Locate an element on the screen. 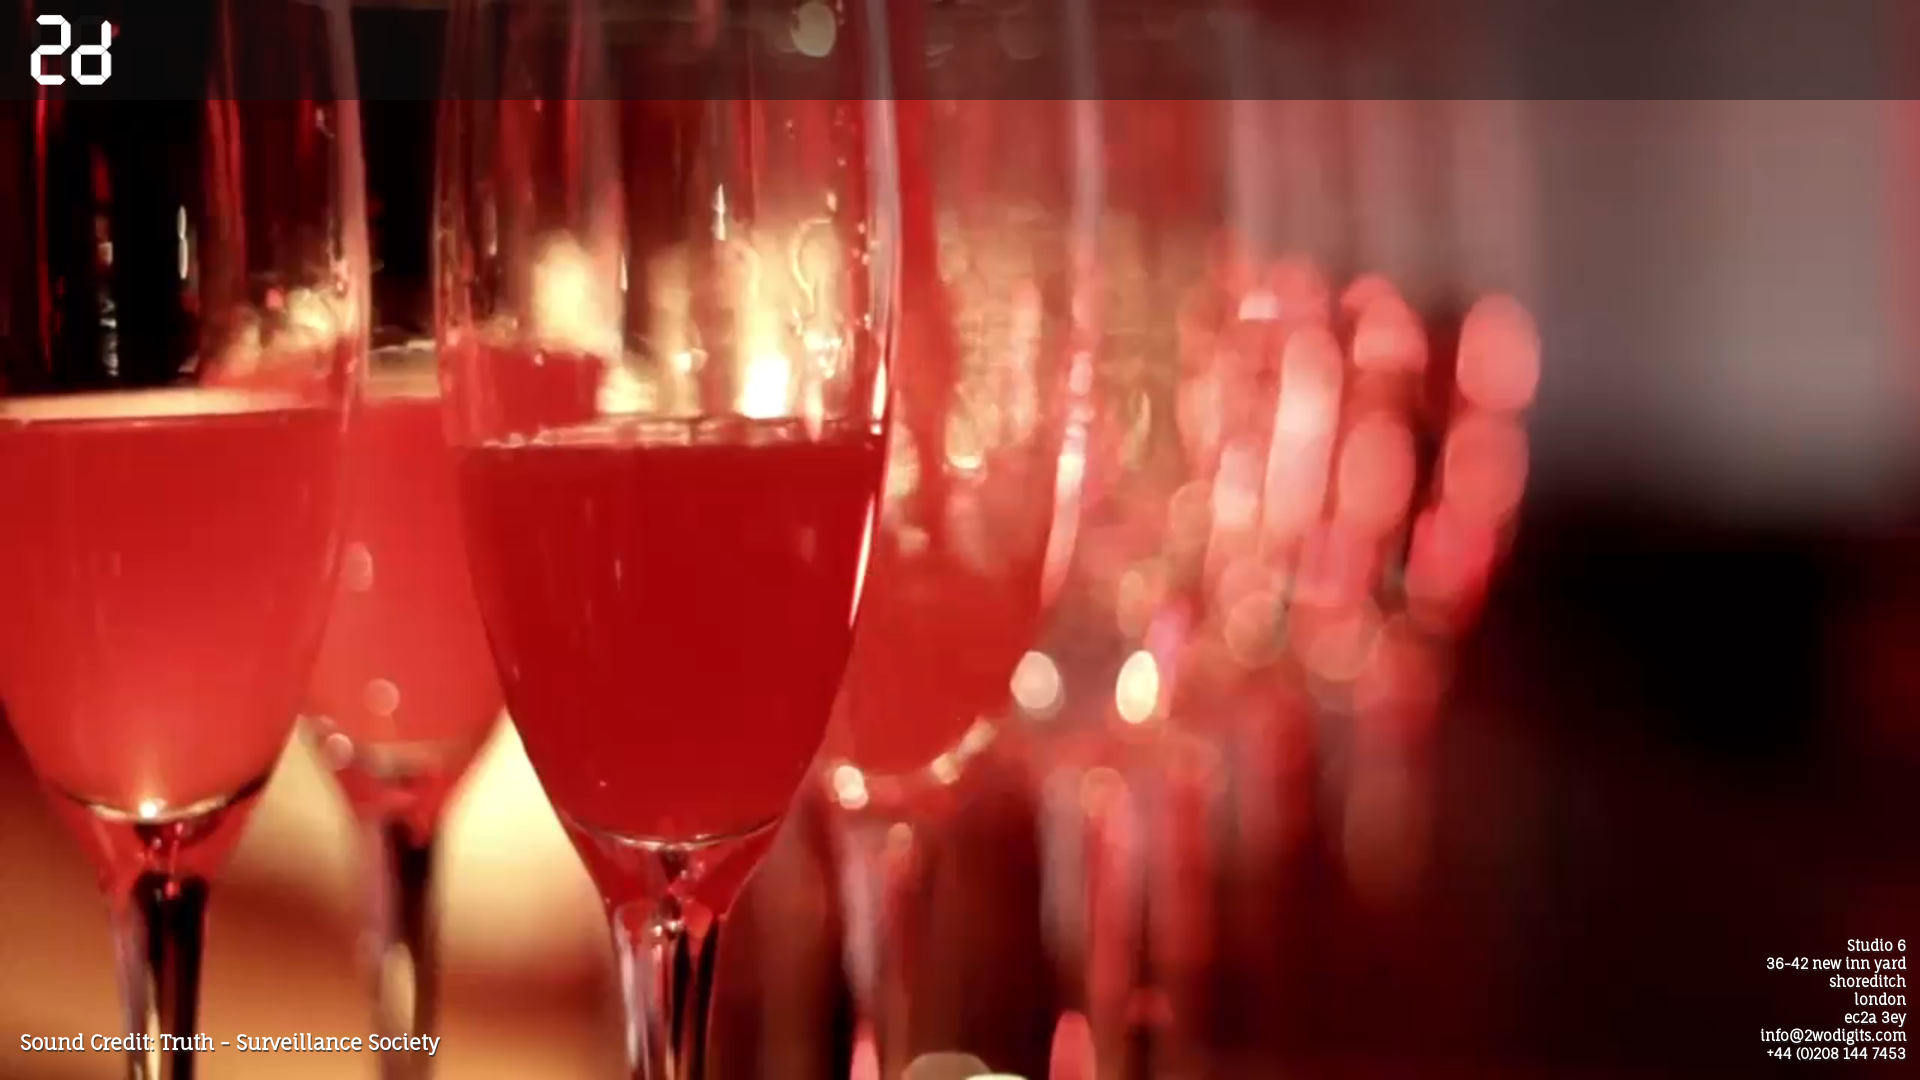  'info@2wodigits.com' is located at coordinates (1833, 1035).